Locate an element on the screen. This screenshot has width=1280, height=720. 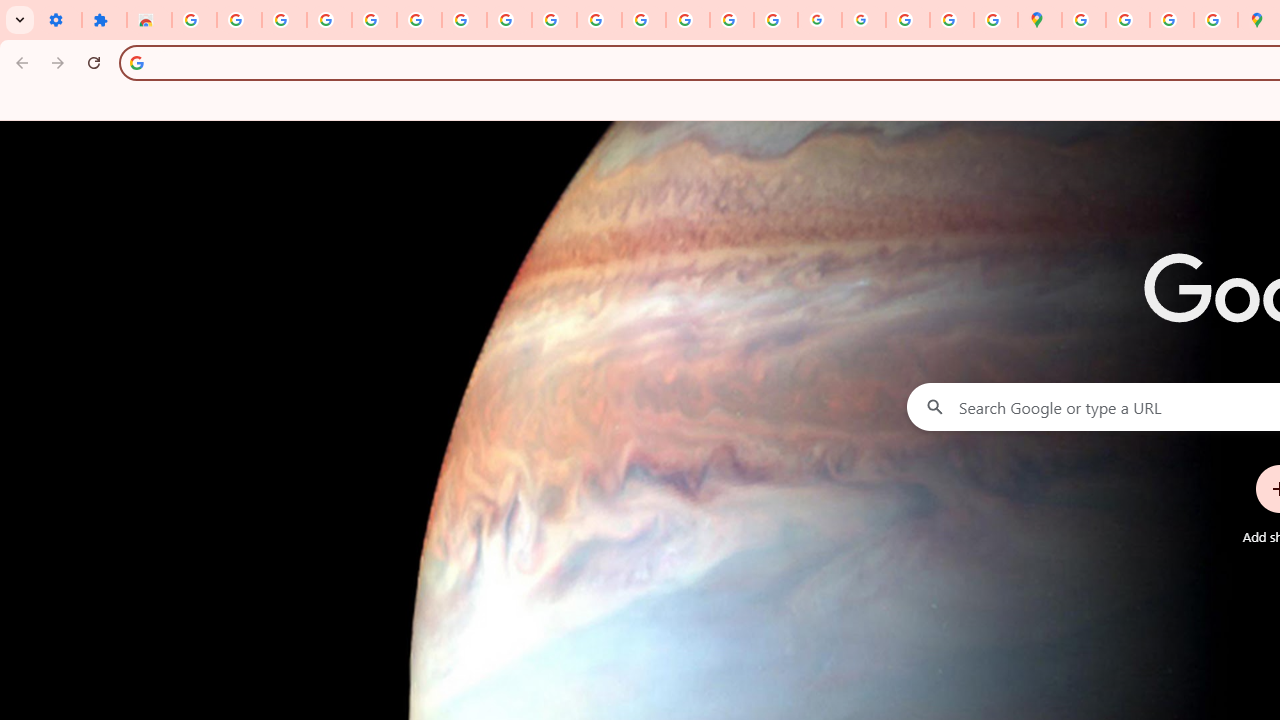
'Reviews: Helix Fruit Jump Arcade Game' is located at coordinates (148, 20).